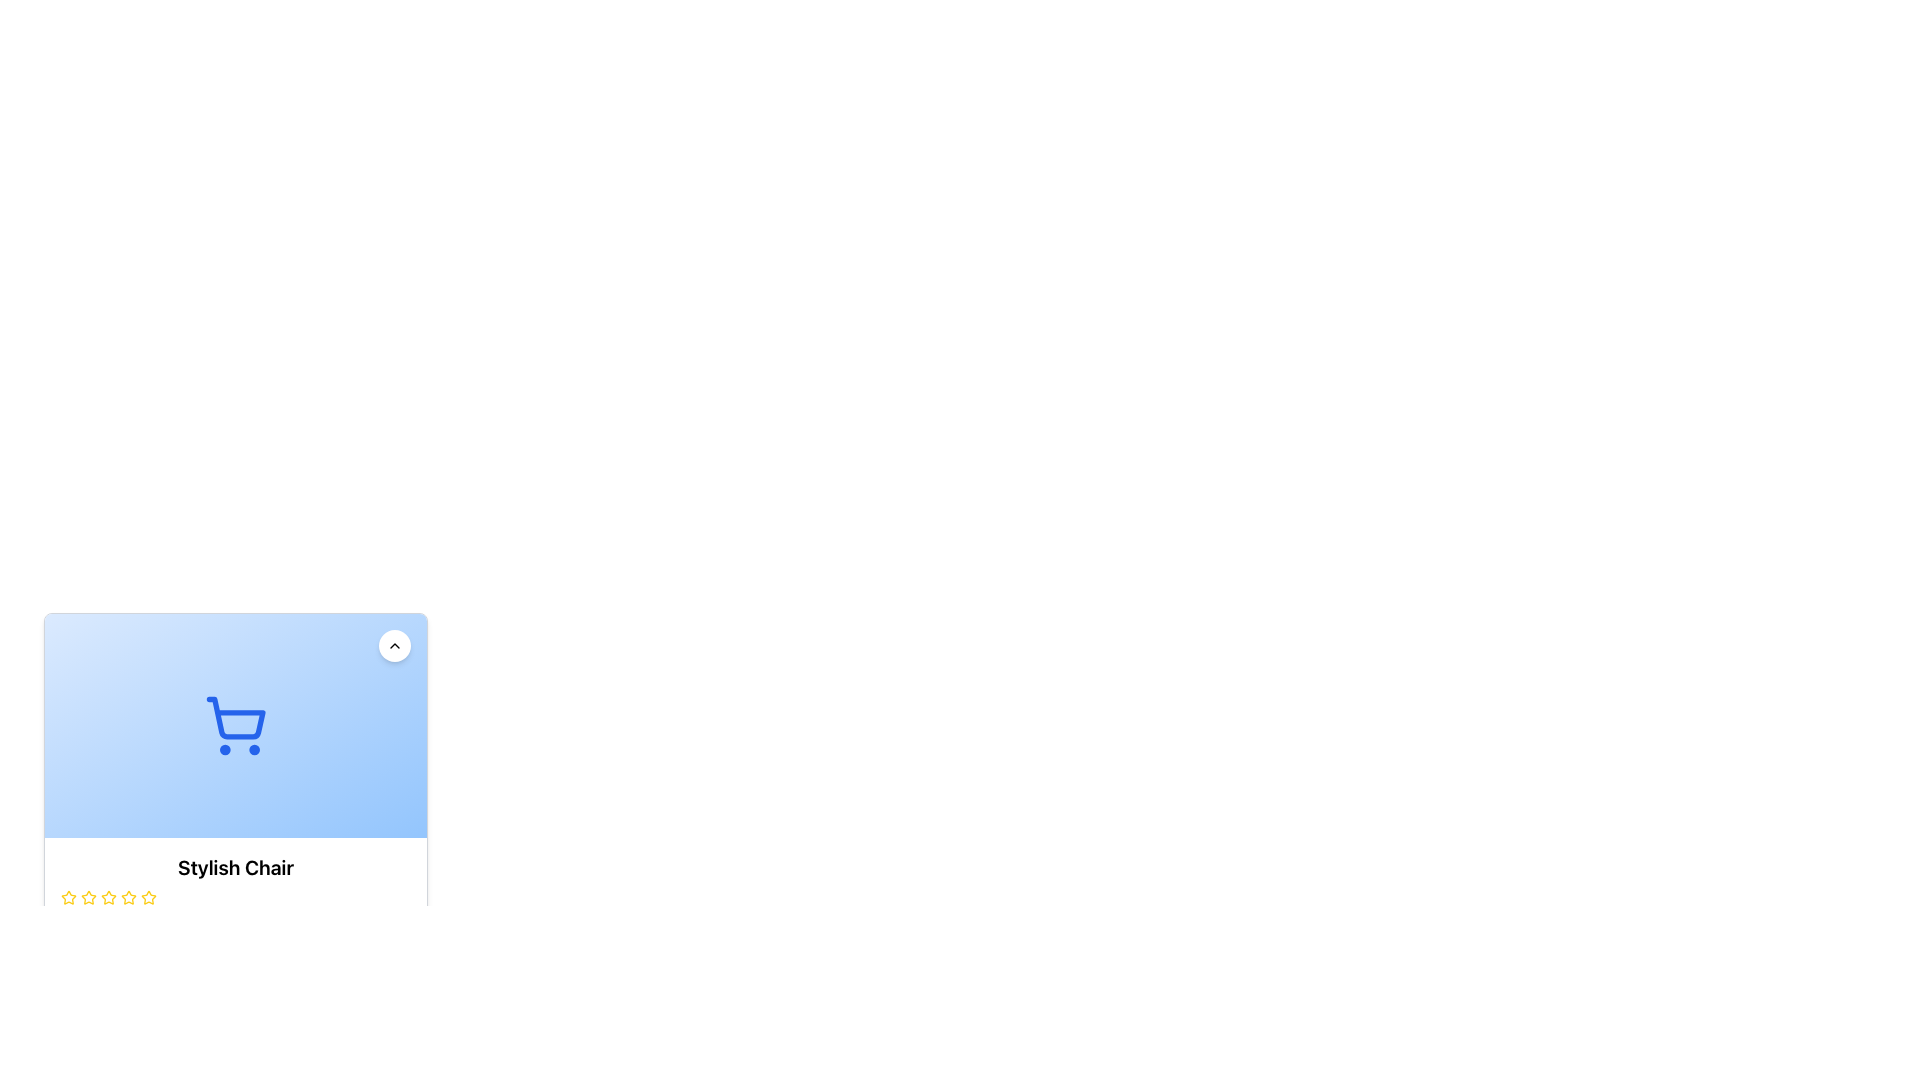  I want to click on the shopping cart icon, which is a blue graphical representation with a thin outline located centrally within a light blue gradient background, so click(235, 725).